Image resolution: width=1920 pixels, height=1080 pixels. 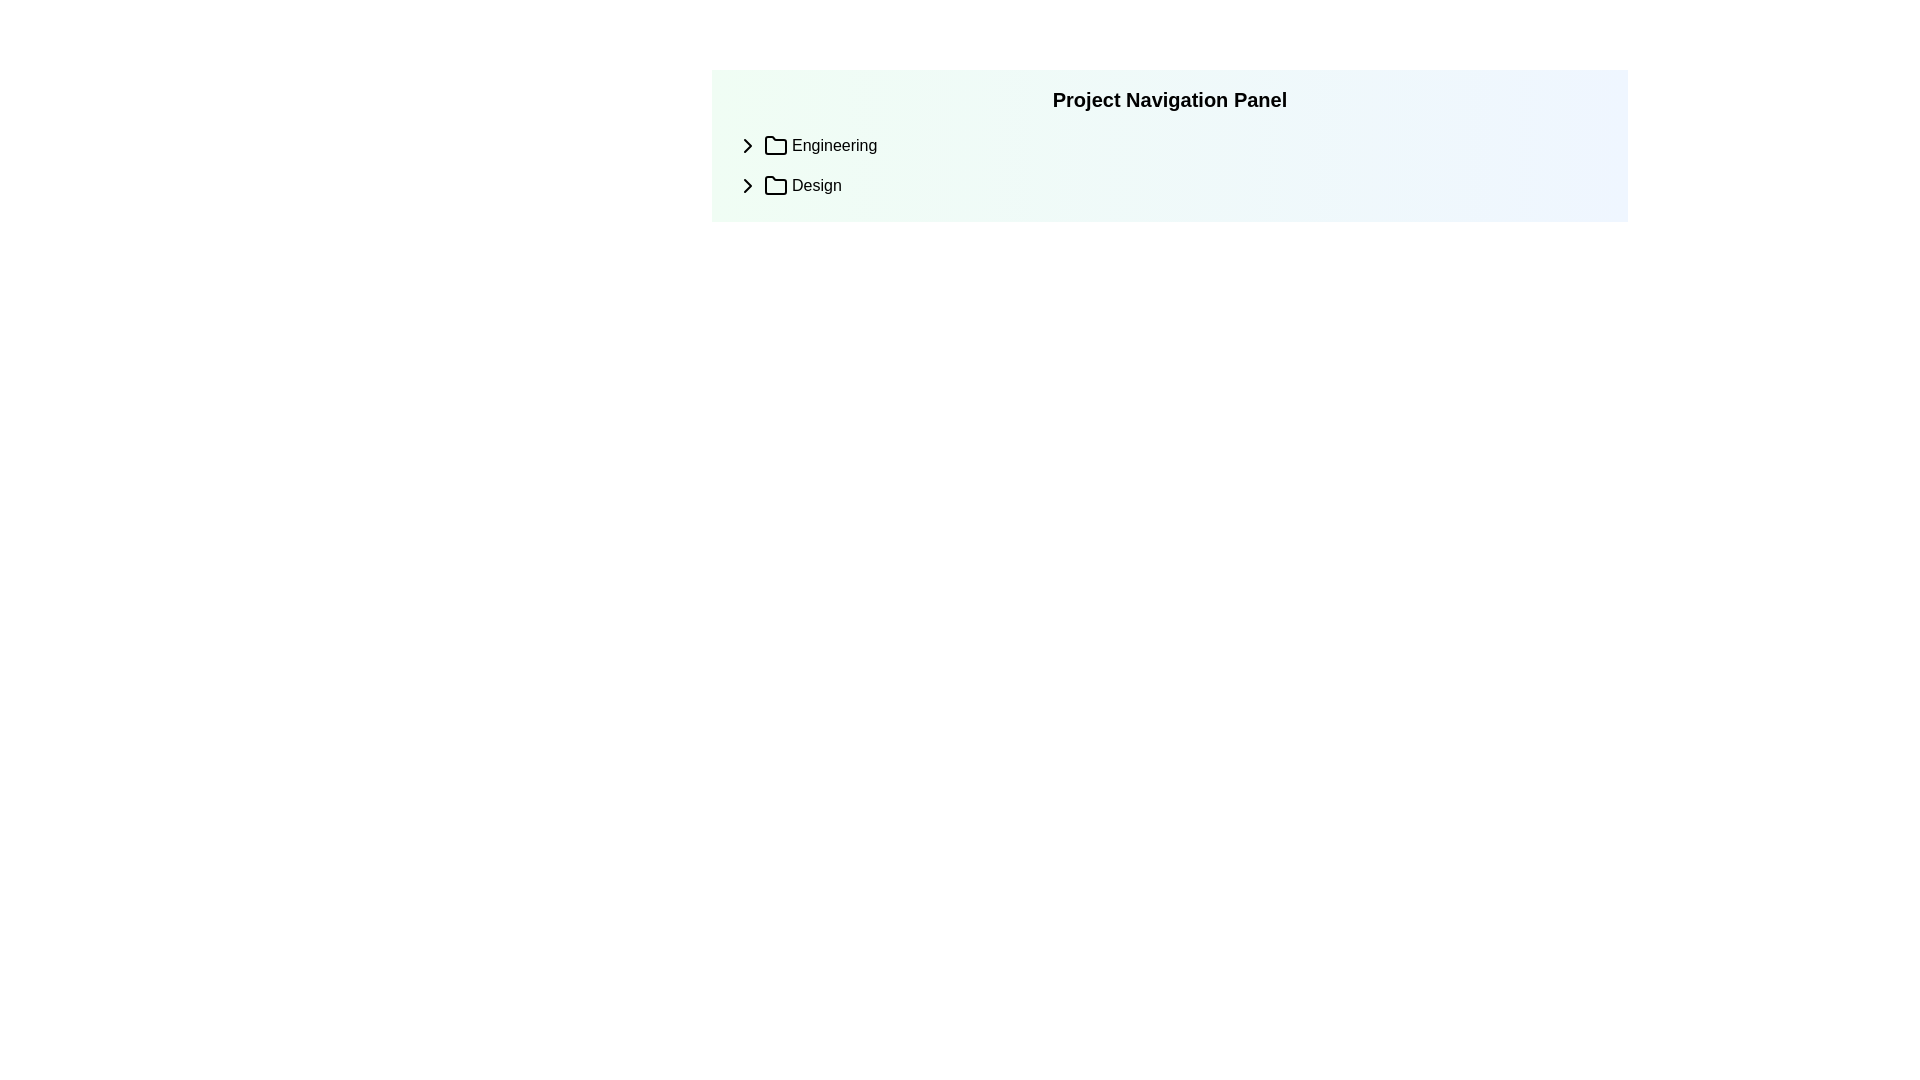 What do you see at coordinates (775, 144) in the screenshot?
I see `the folder icon, which is the first graphical item preceding the text label 'Engineering' in the navigation options` at bounding box center [775, 144].